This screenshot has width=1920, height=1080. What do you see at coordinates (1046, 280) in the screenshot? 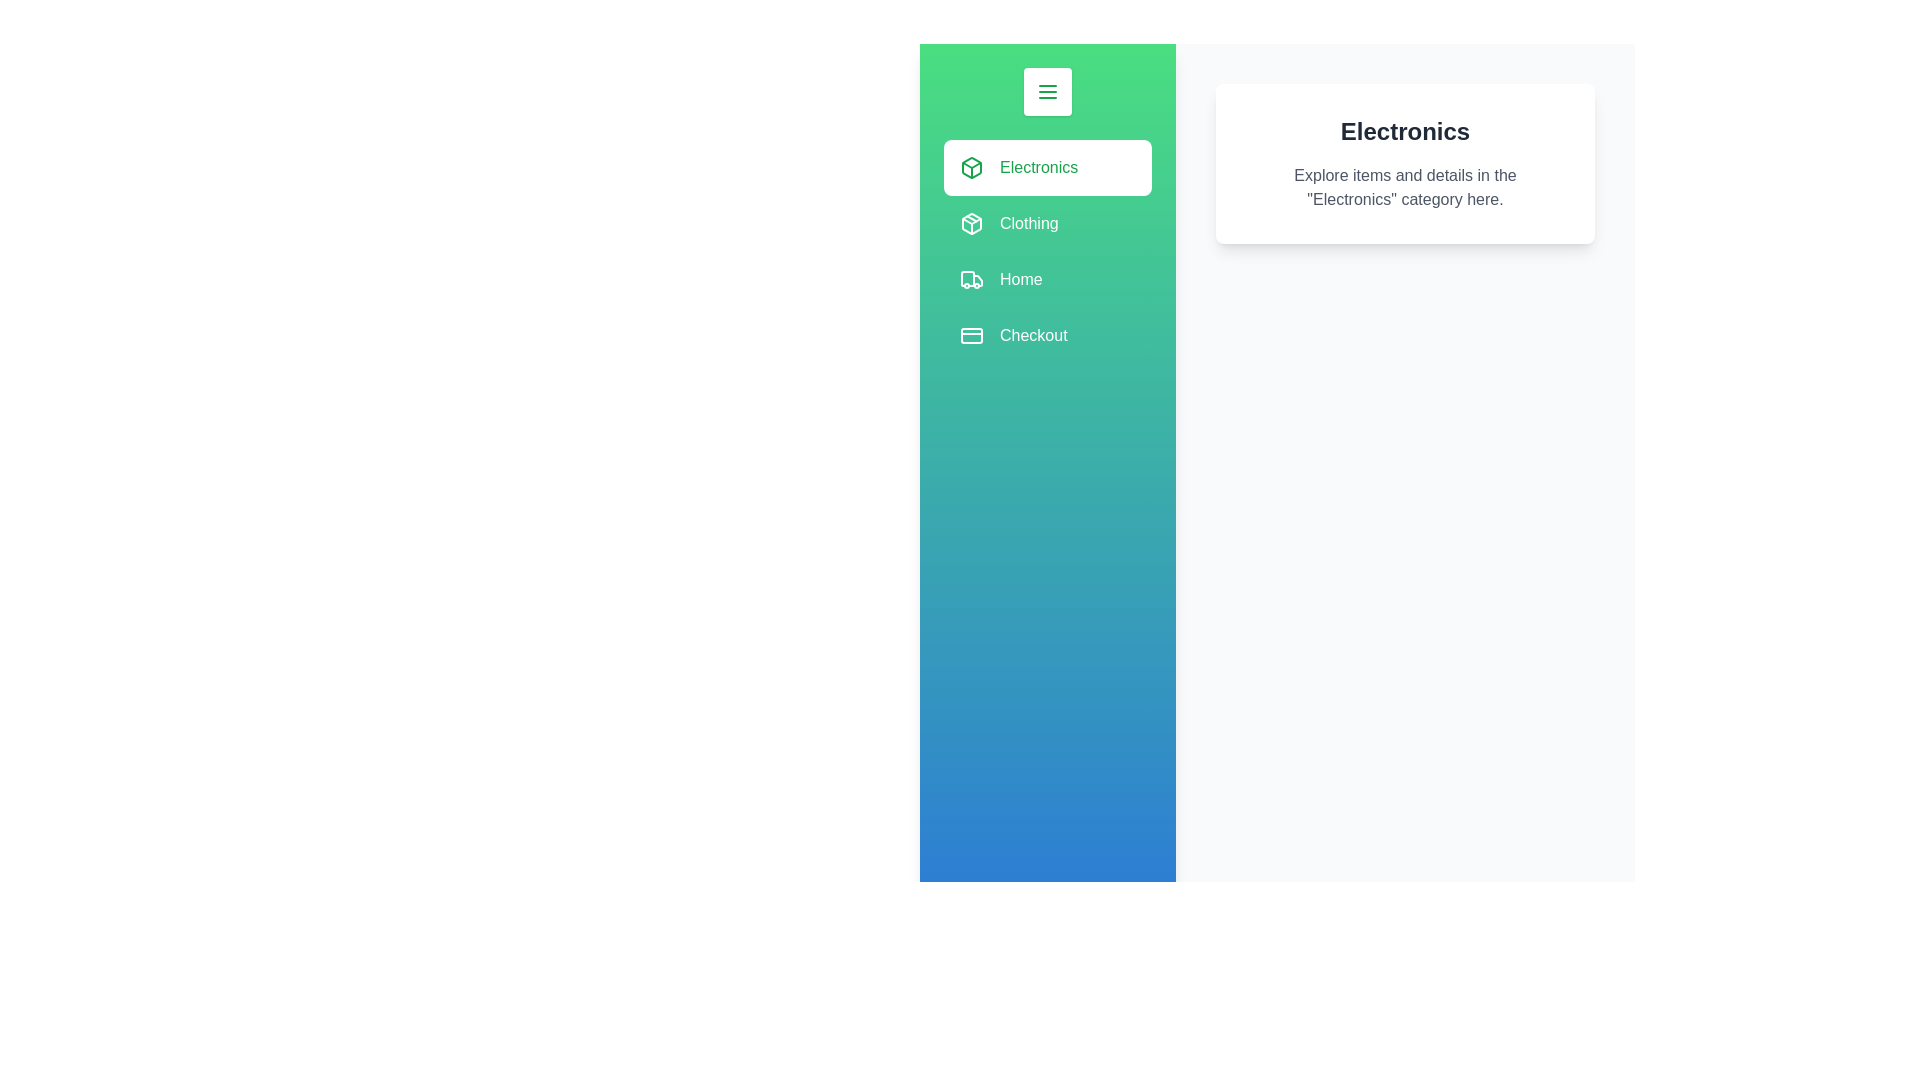
I see `the category Home from the list by clicking on its interactive area` at bounding box center [1046, 280].